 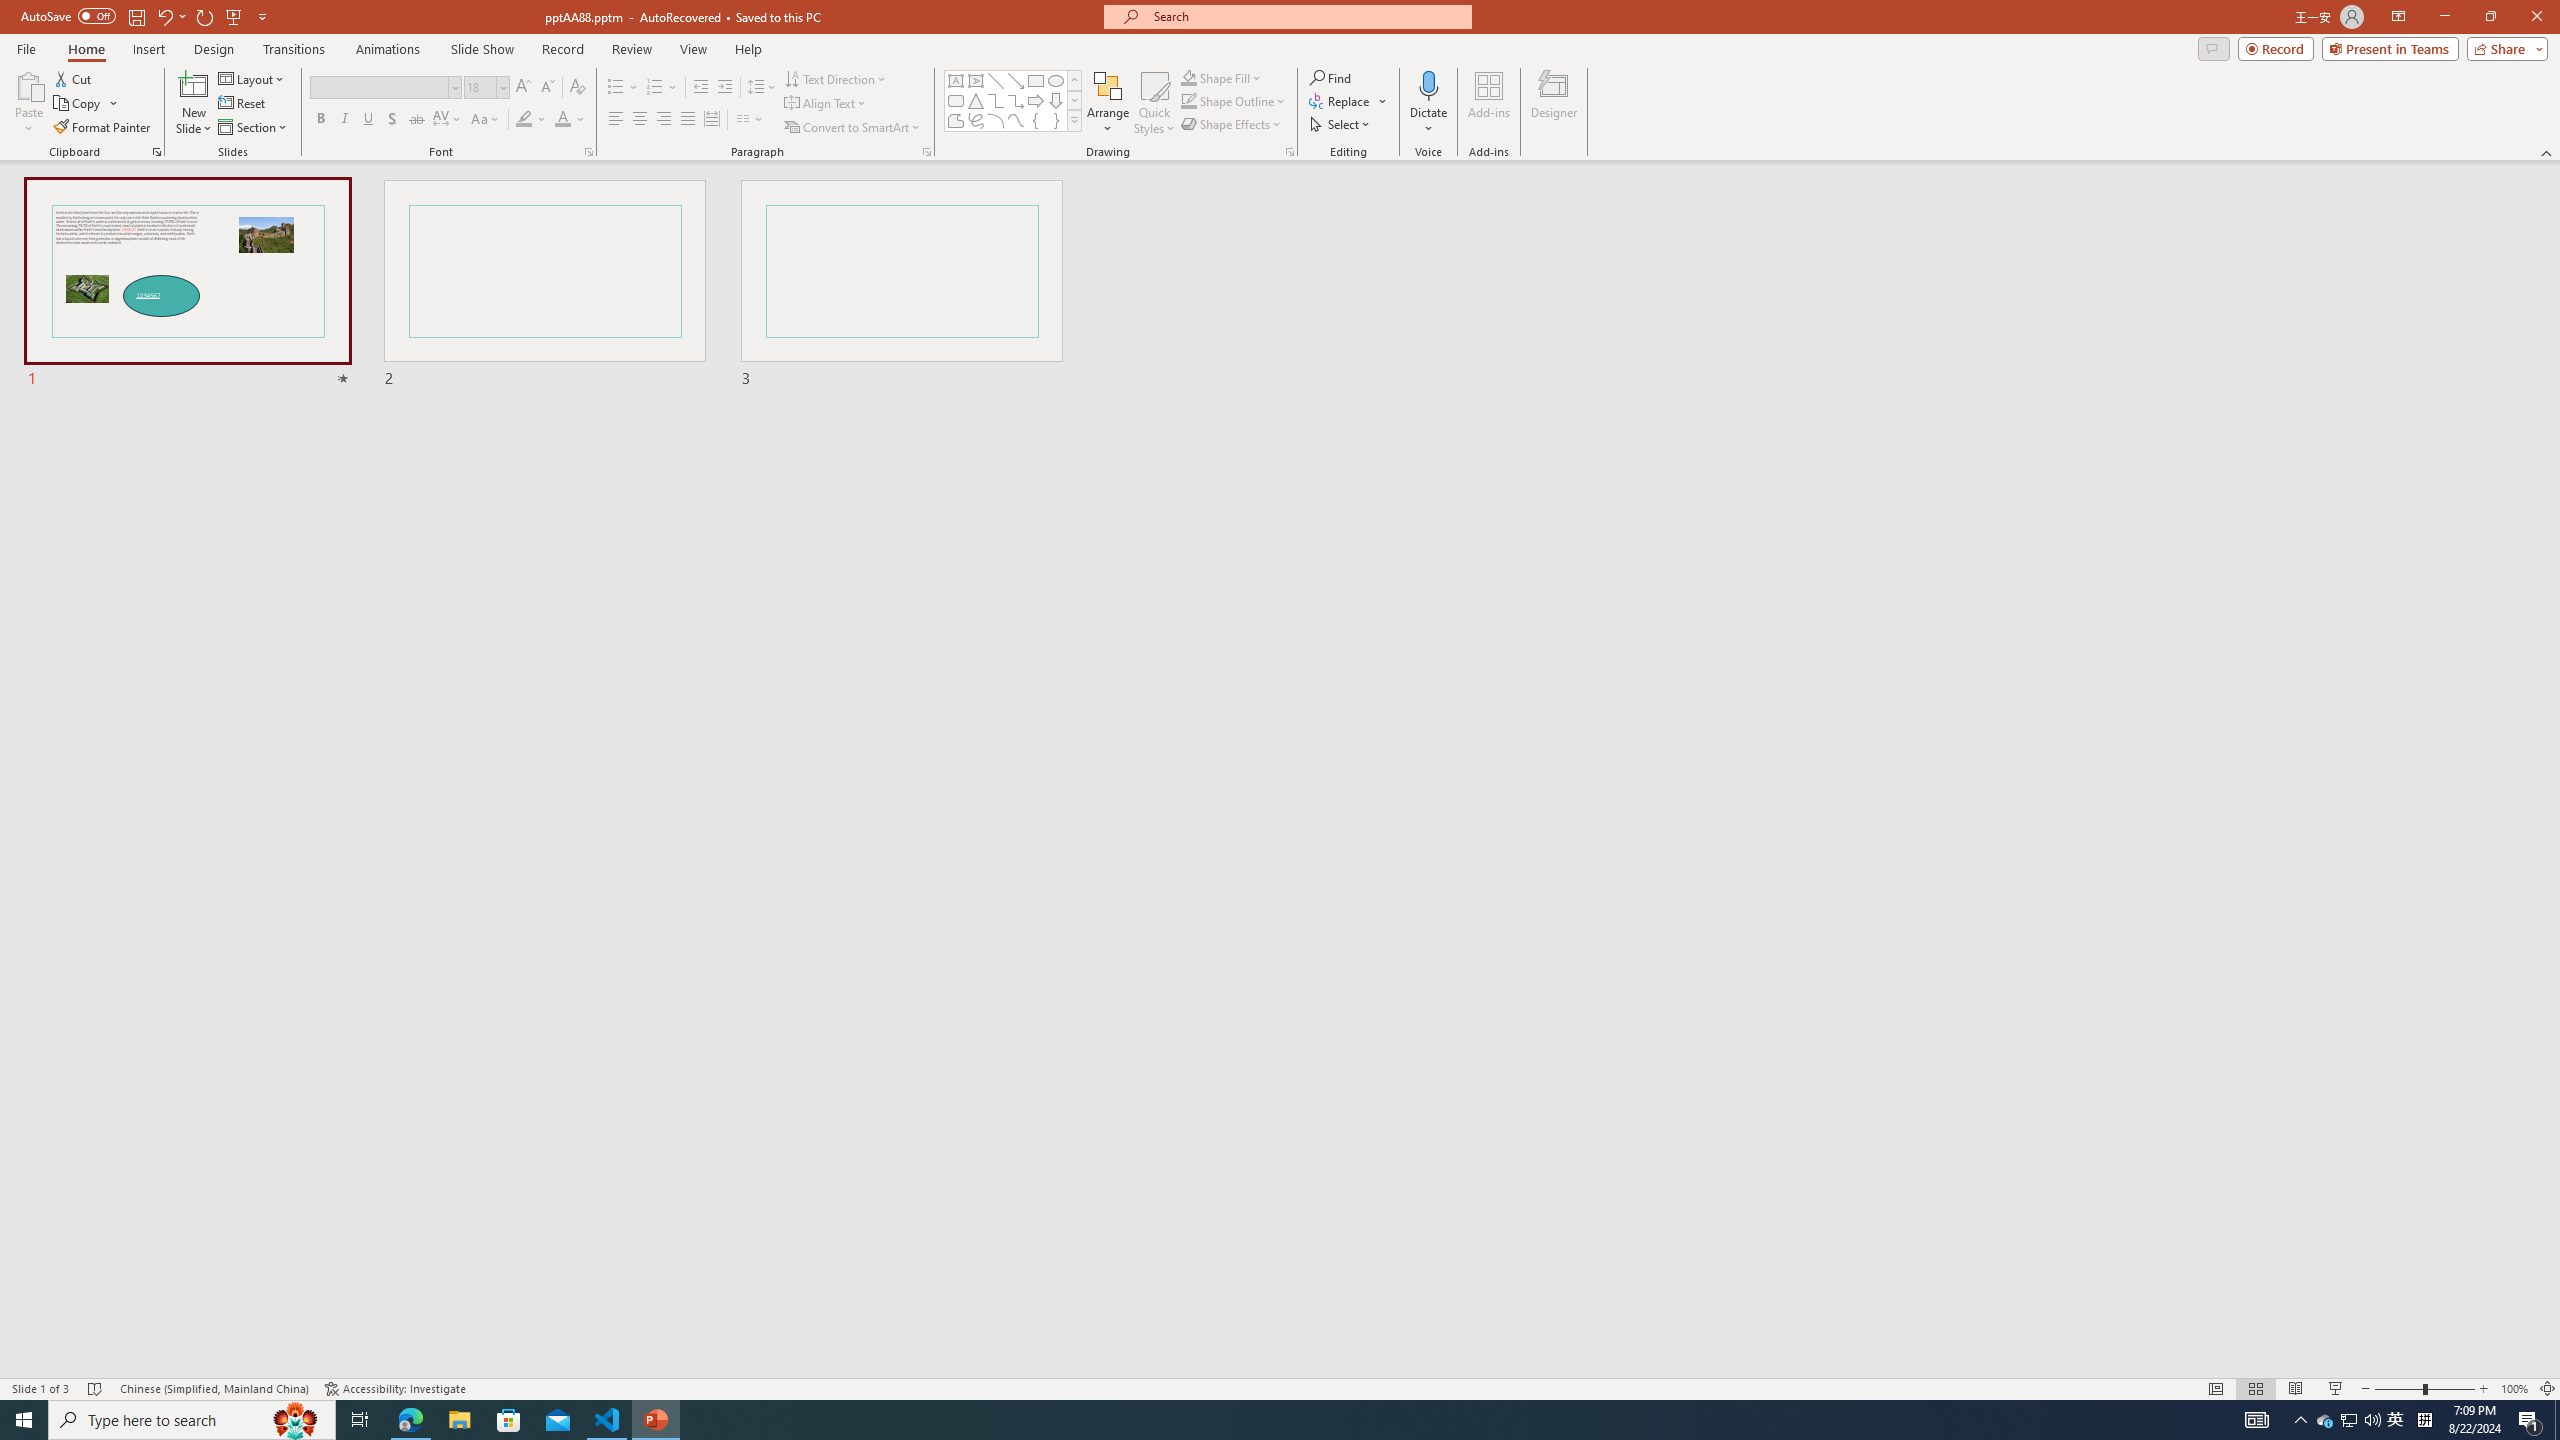 What do you see at coordinates (836, 78) in the screenshot?
I see `'Text Direction'` at bounding box center [836, 78].